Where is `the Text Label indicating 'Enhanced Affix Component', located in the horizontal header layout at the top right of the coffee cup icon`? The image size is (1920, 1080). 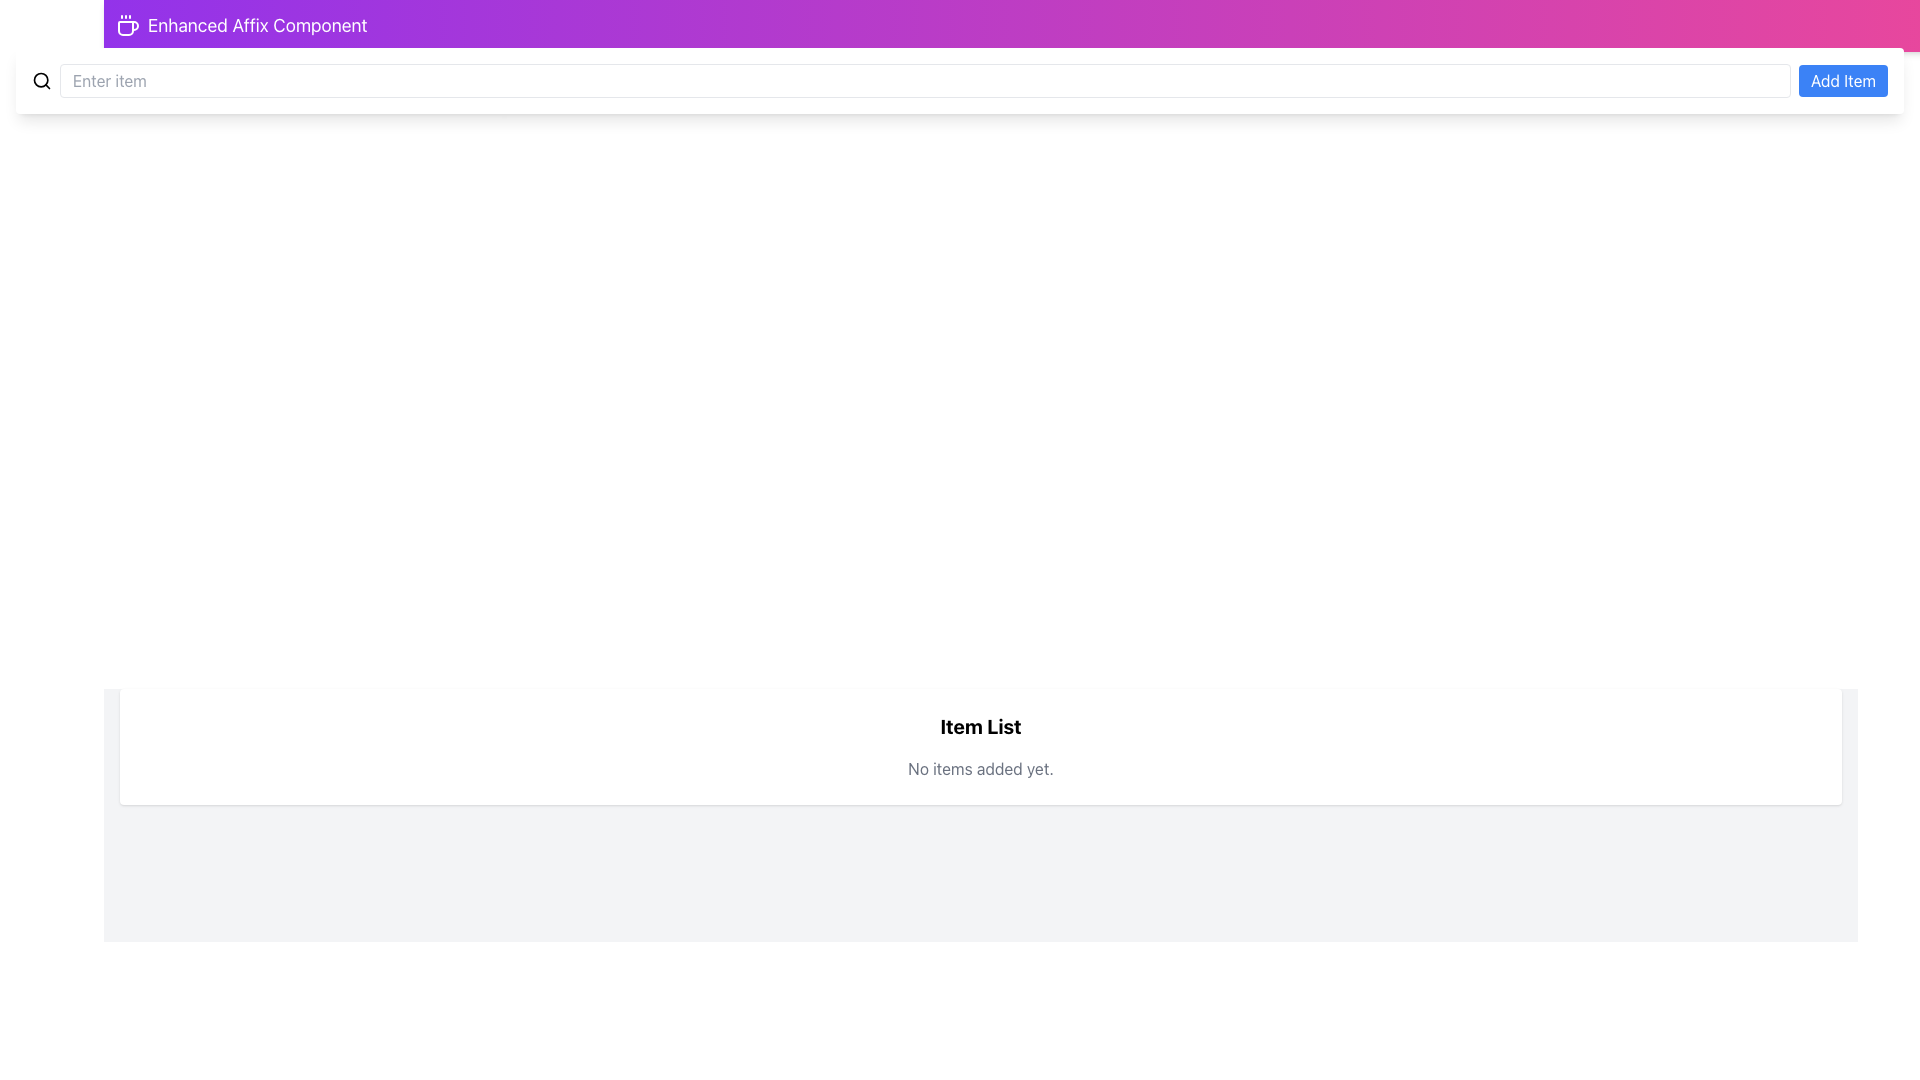
the Text Label indicating 'Enhanced Affix Component', located in the horizontal header layout at the top right of the coffee cup icon is located at coordinates (256, 26).